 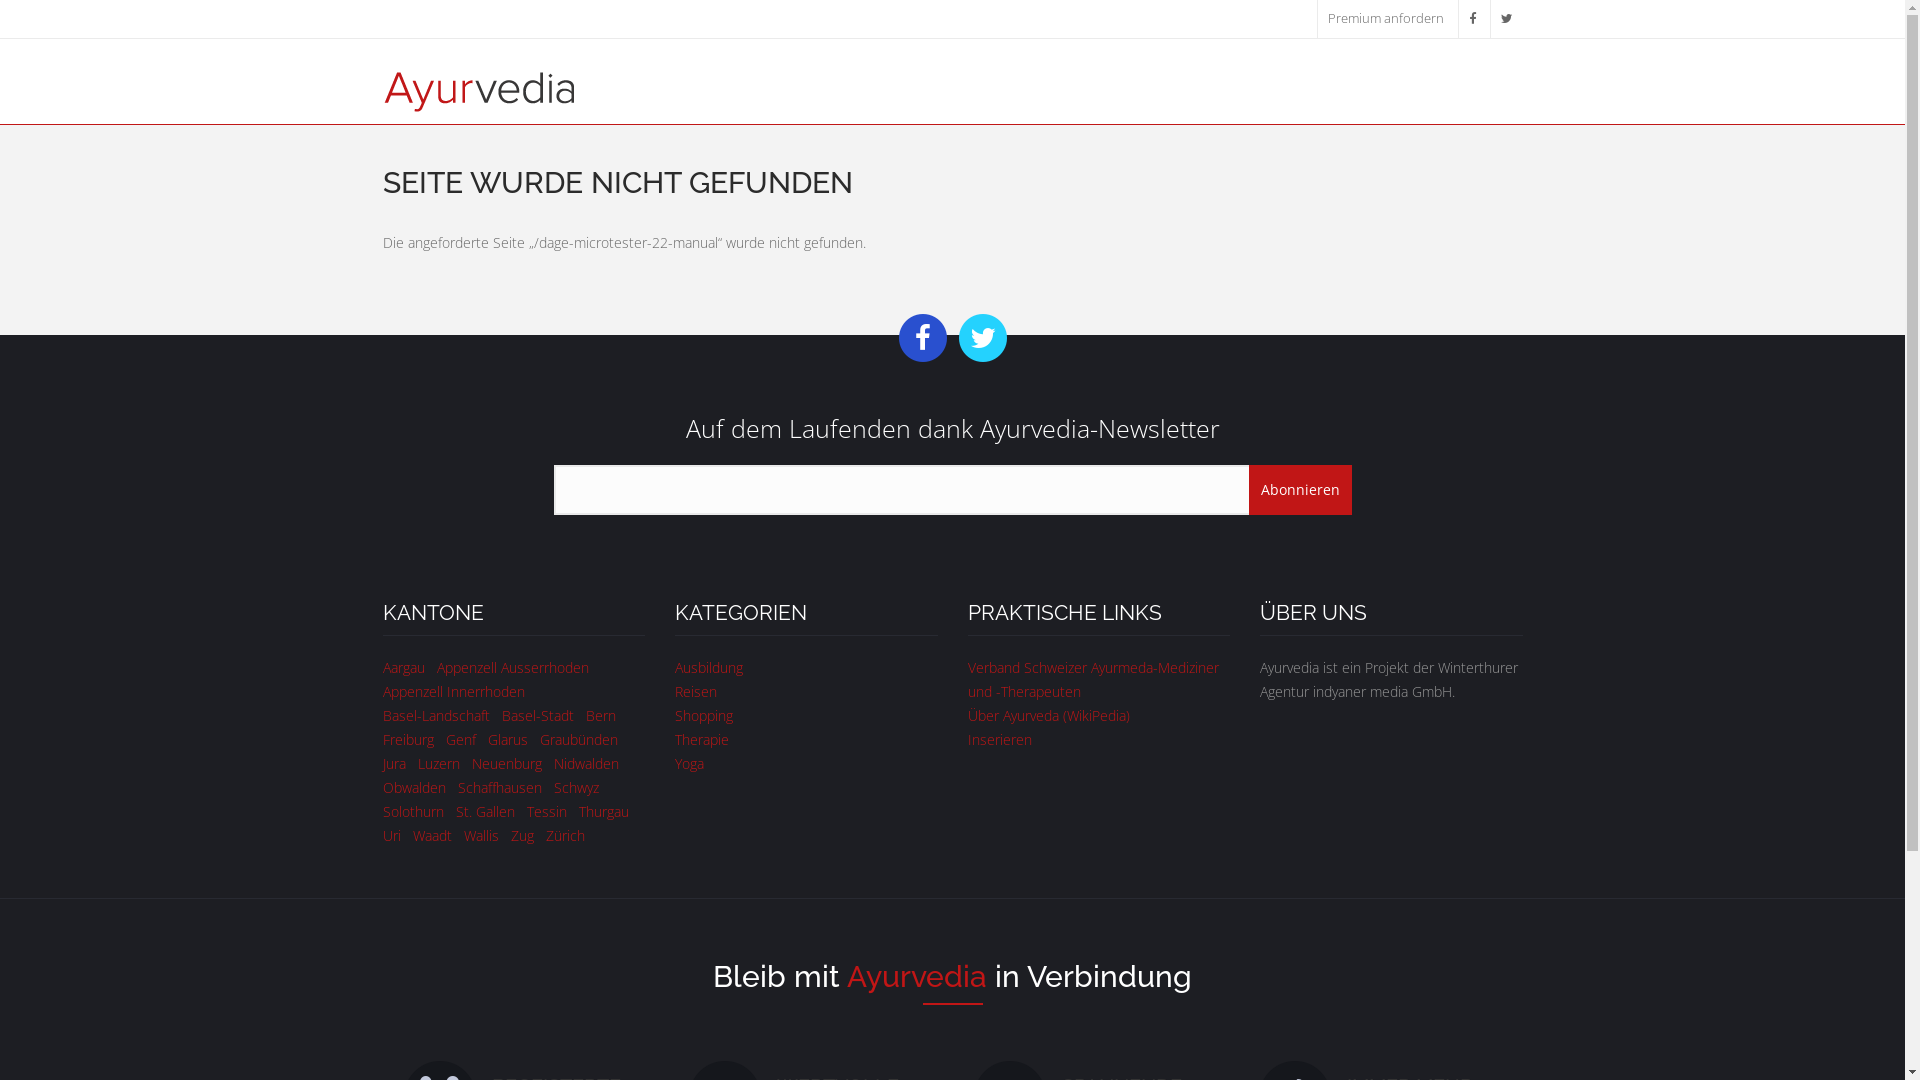 I want to click on 'Premium anfordern', so click(x=1385, y=18).